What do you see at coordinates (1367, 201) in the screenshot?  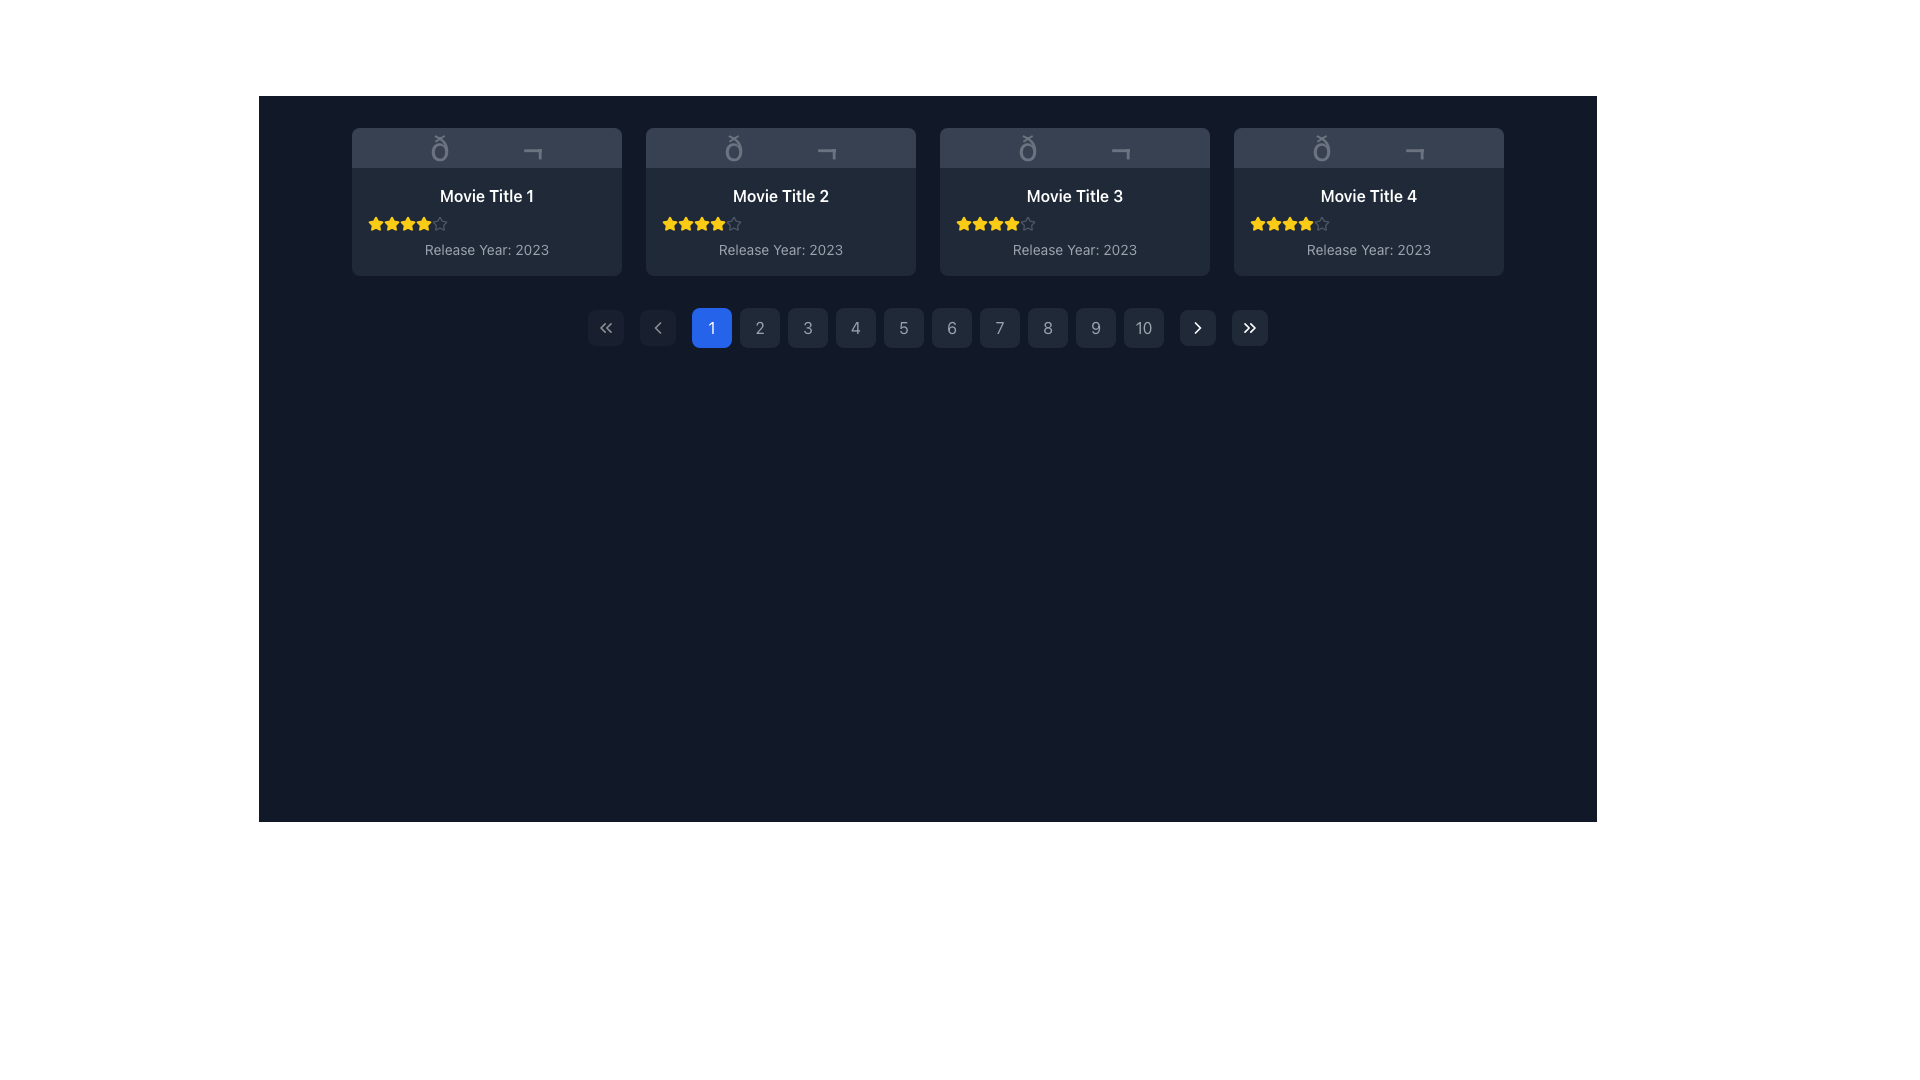 I see `the movie information card for 'Movie Title 4', which is located in the fourth column of the grid layout, immediately to the right of 'Movie Title 3'` at bounding box center [1367, 201].